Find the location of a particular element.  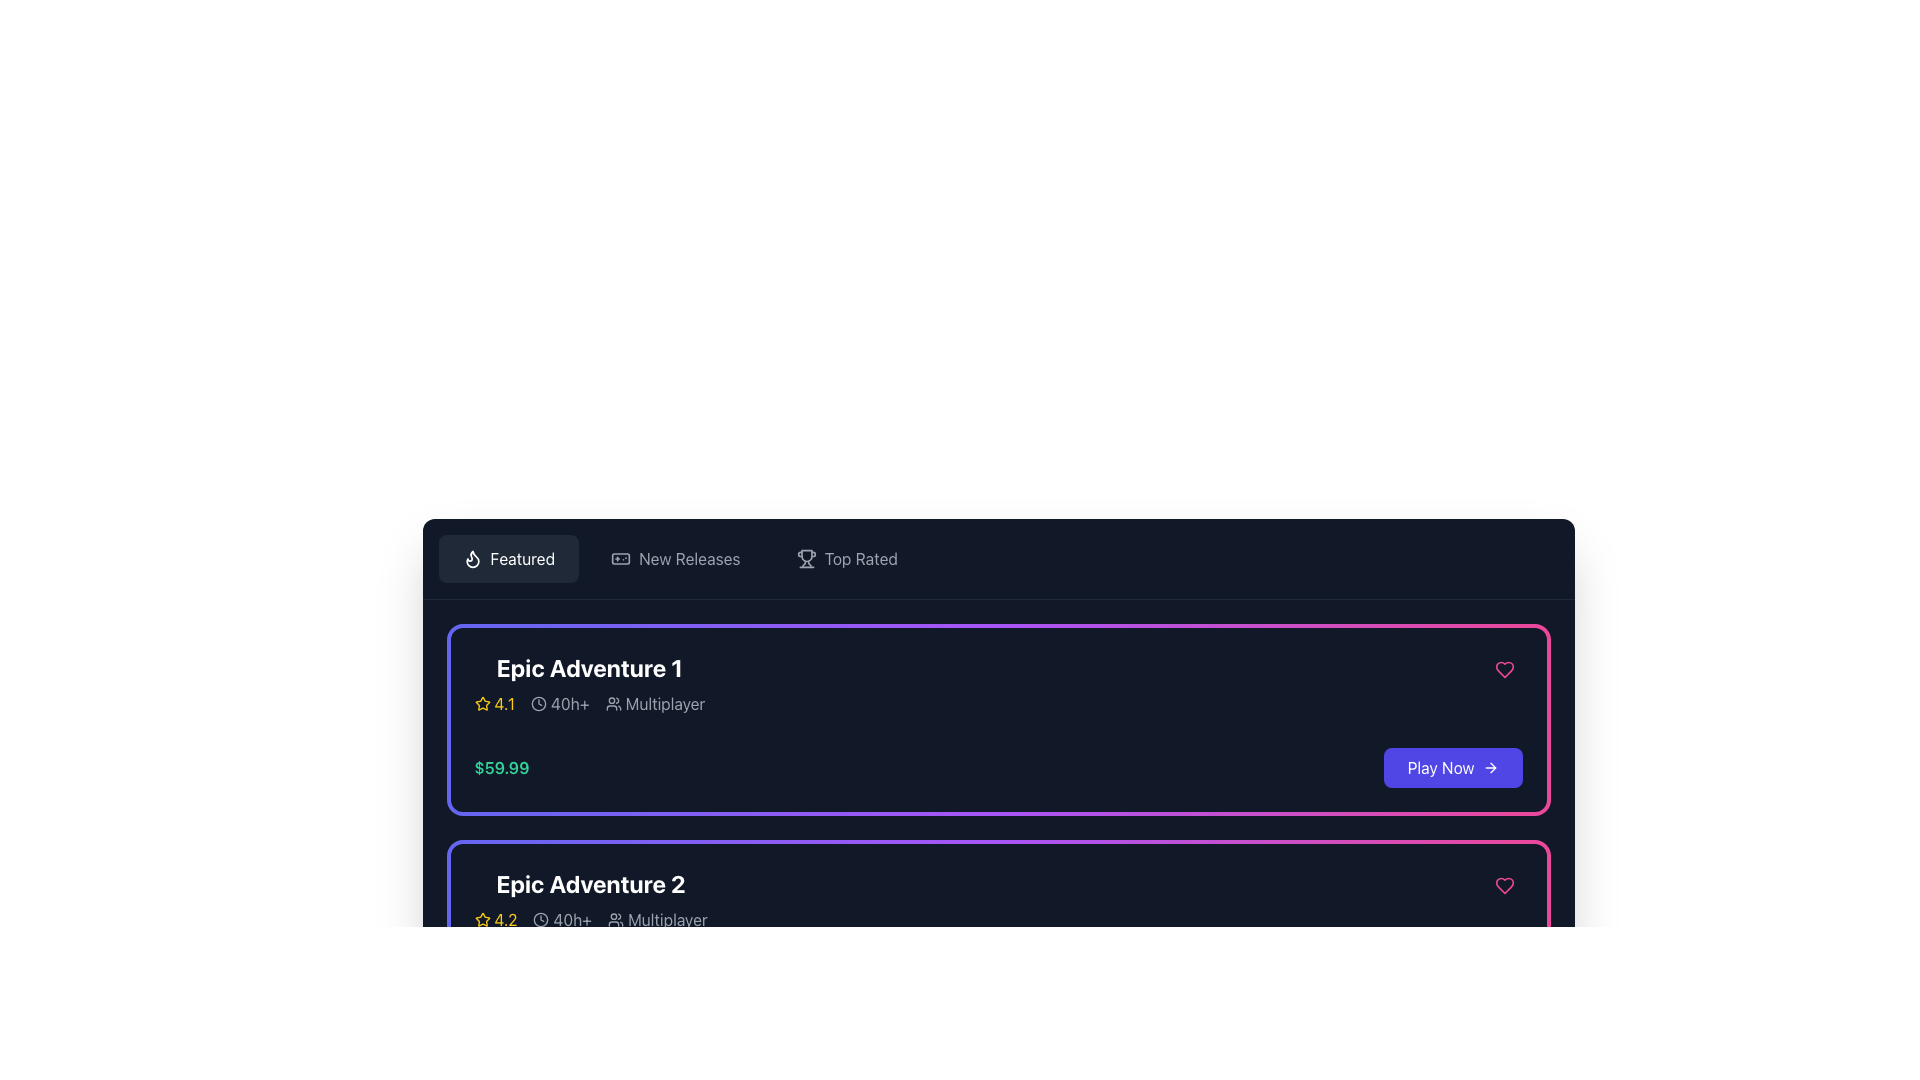

the informational label indicating the estimated game duration, which reads '40 hours or more', located between the rating indicator '4.1' and the text 'Multiplayer' is located at coordinates (560, 703).